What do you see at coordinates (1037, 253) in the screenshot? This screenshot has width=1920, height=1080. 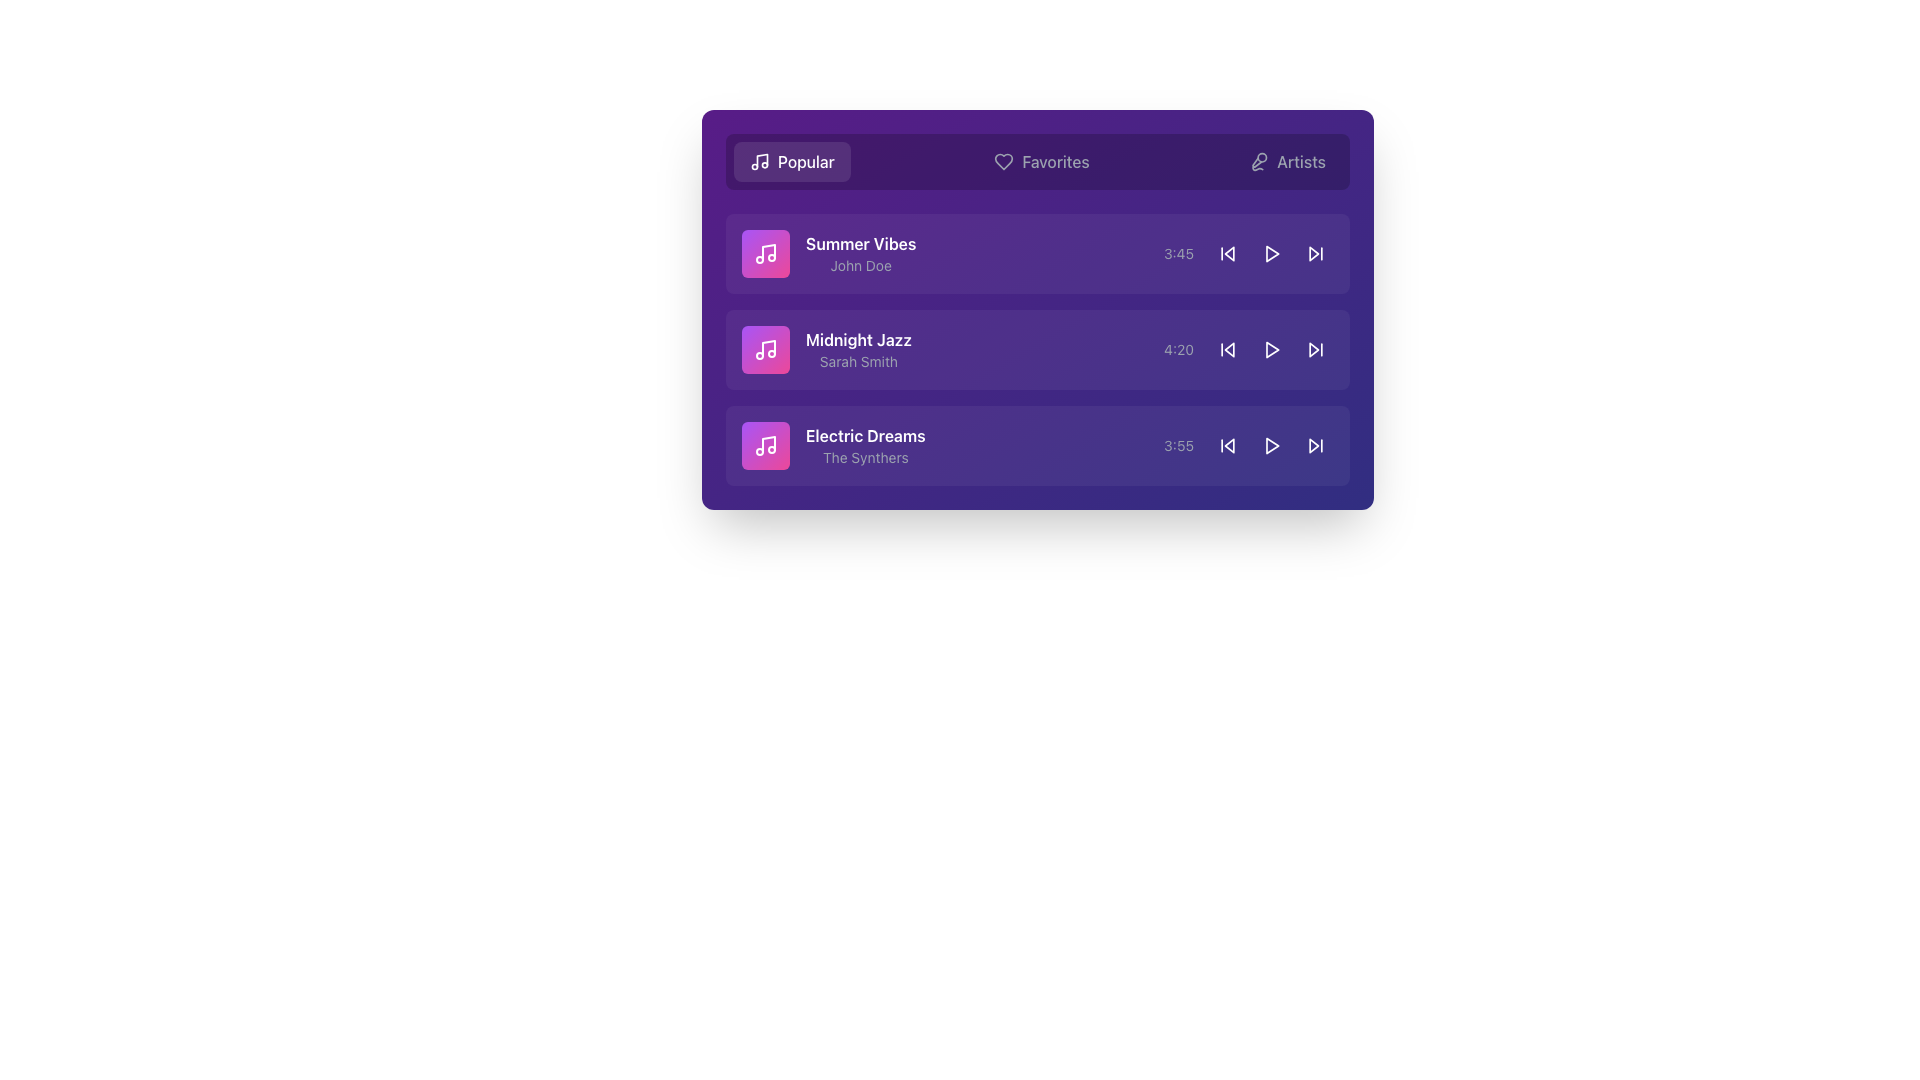 I see `the first music track card` at bounding box center [1037, 253].